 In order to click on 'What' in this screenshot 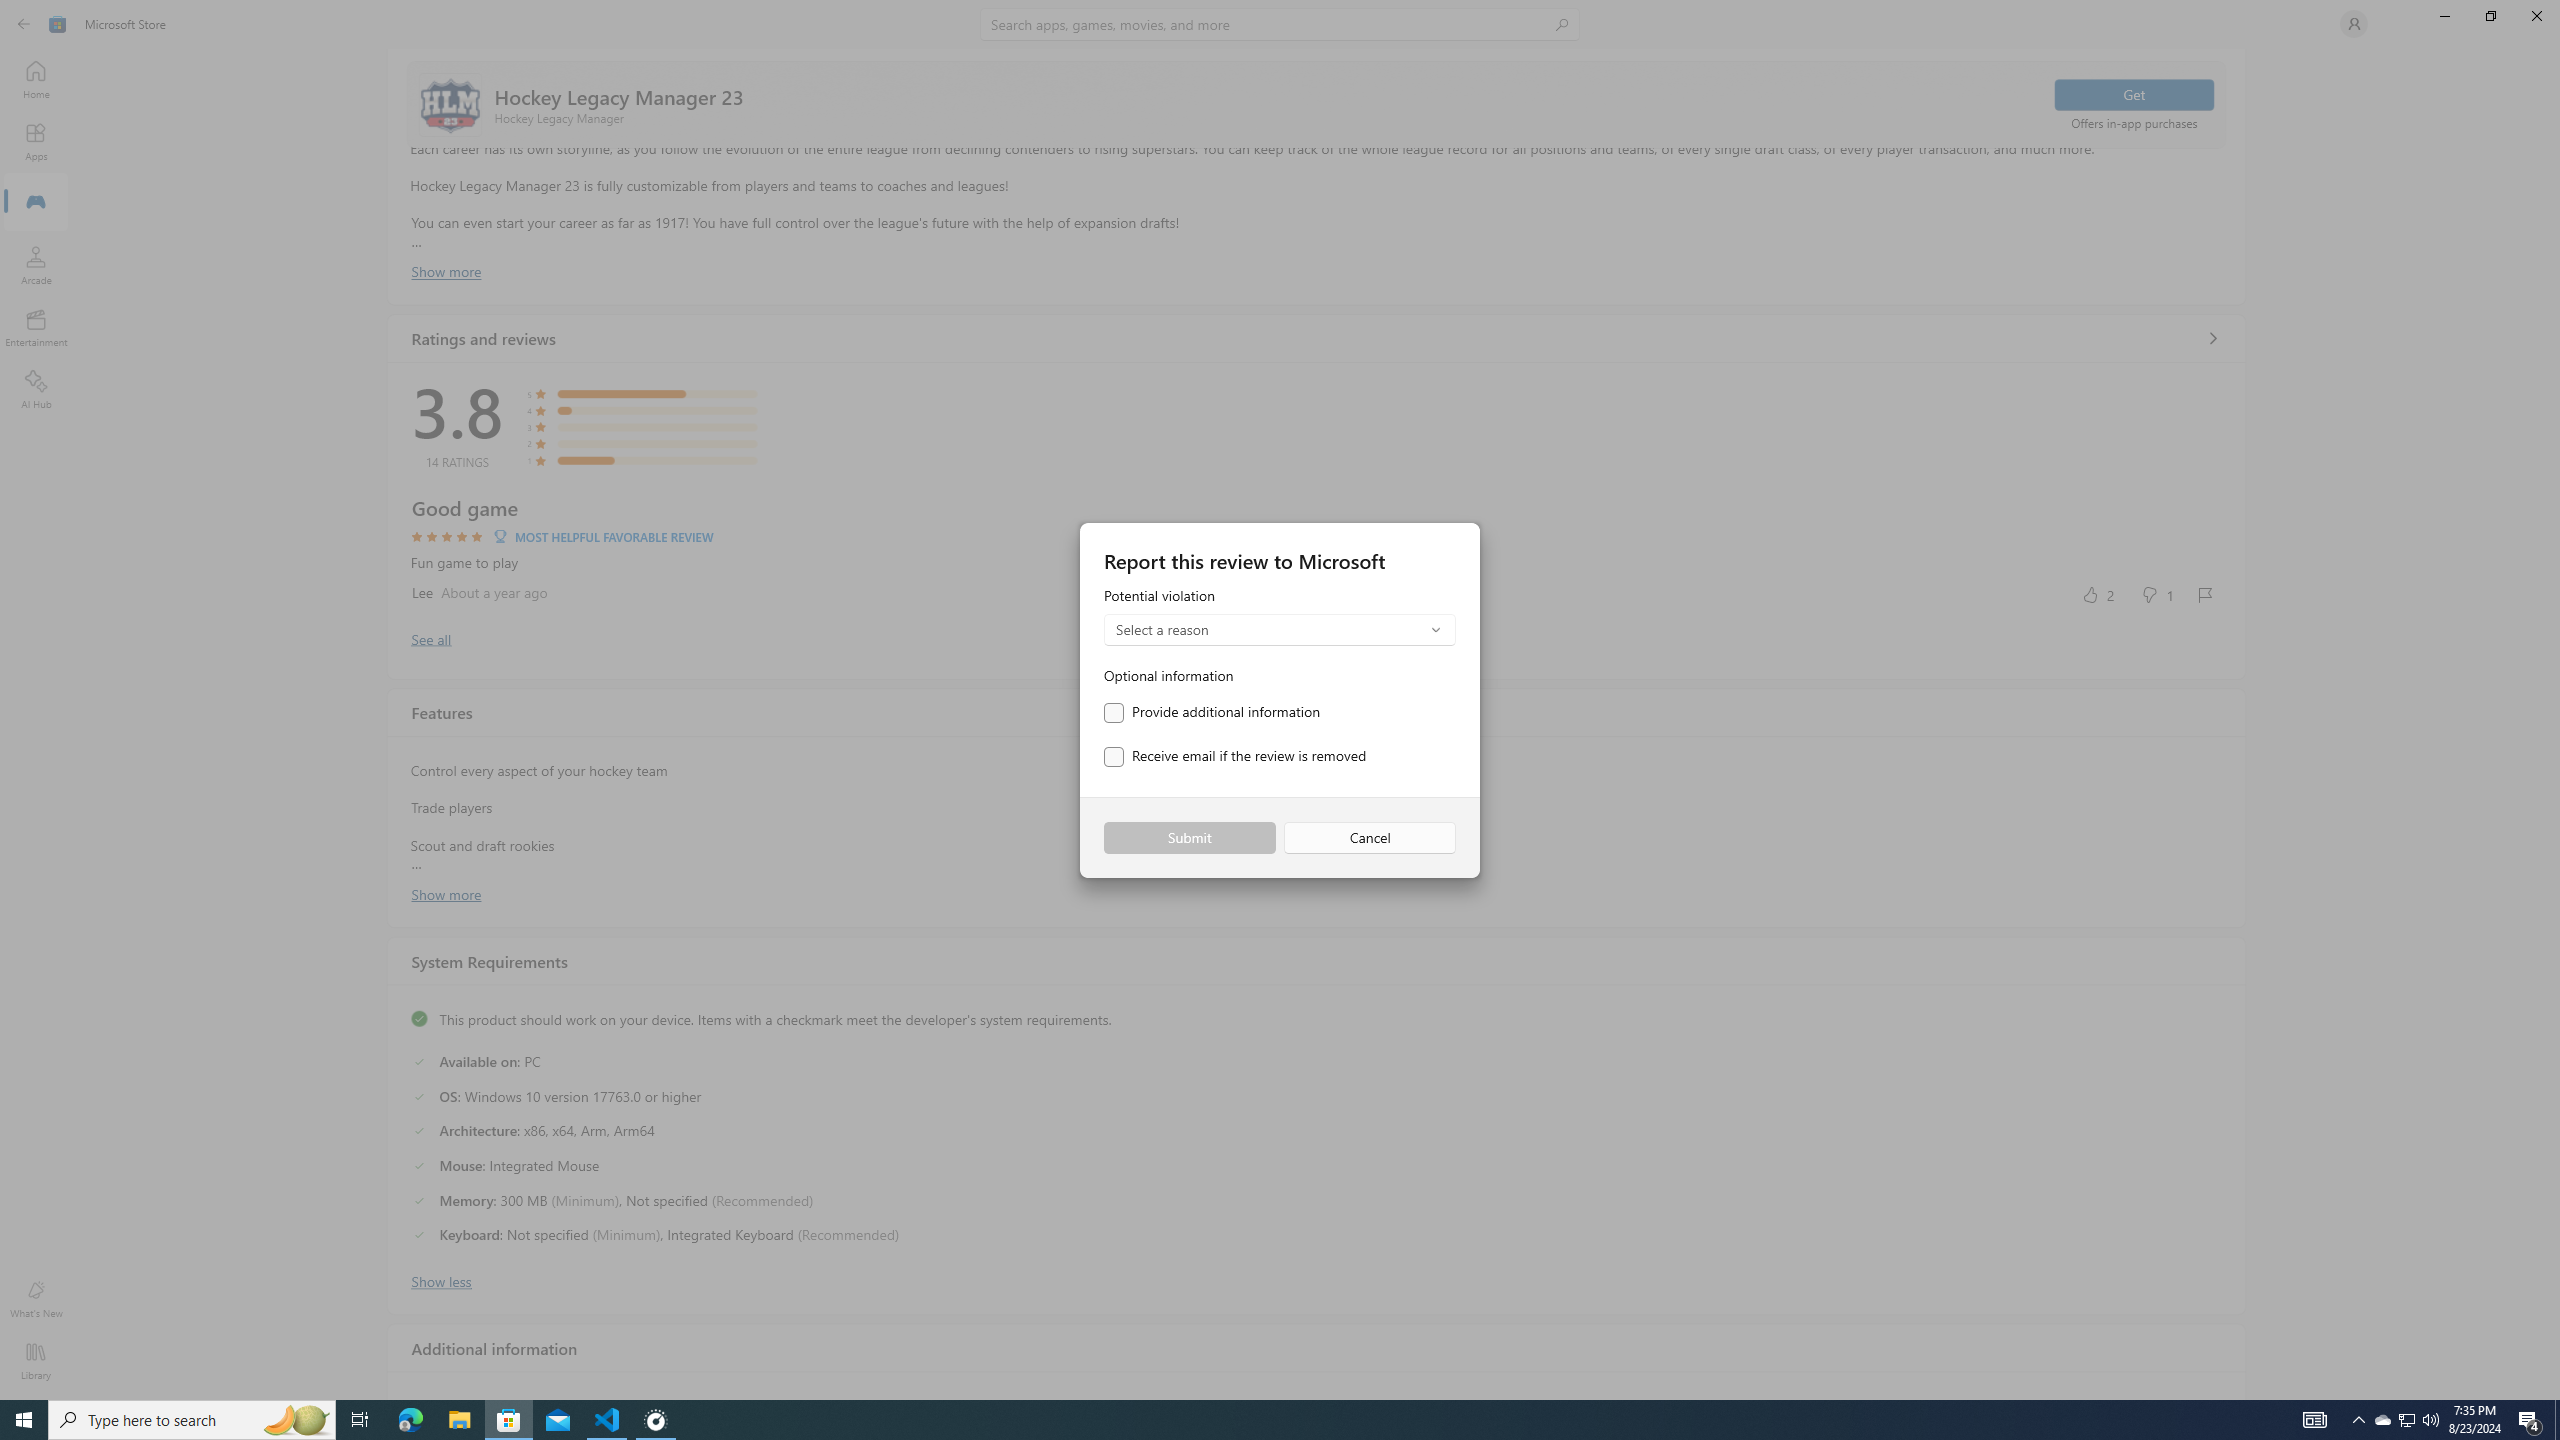, I will do `click(34, 1298)`.